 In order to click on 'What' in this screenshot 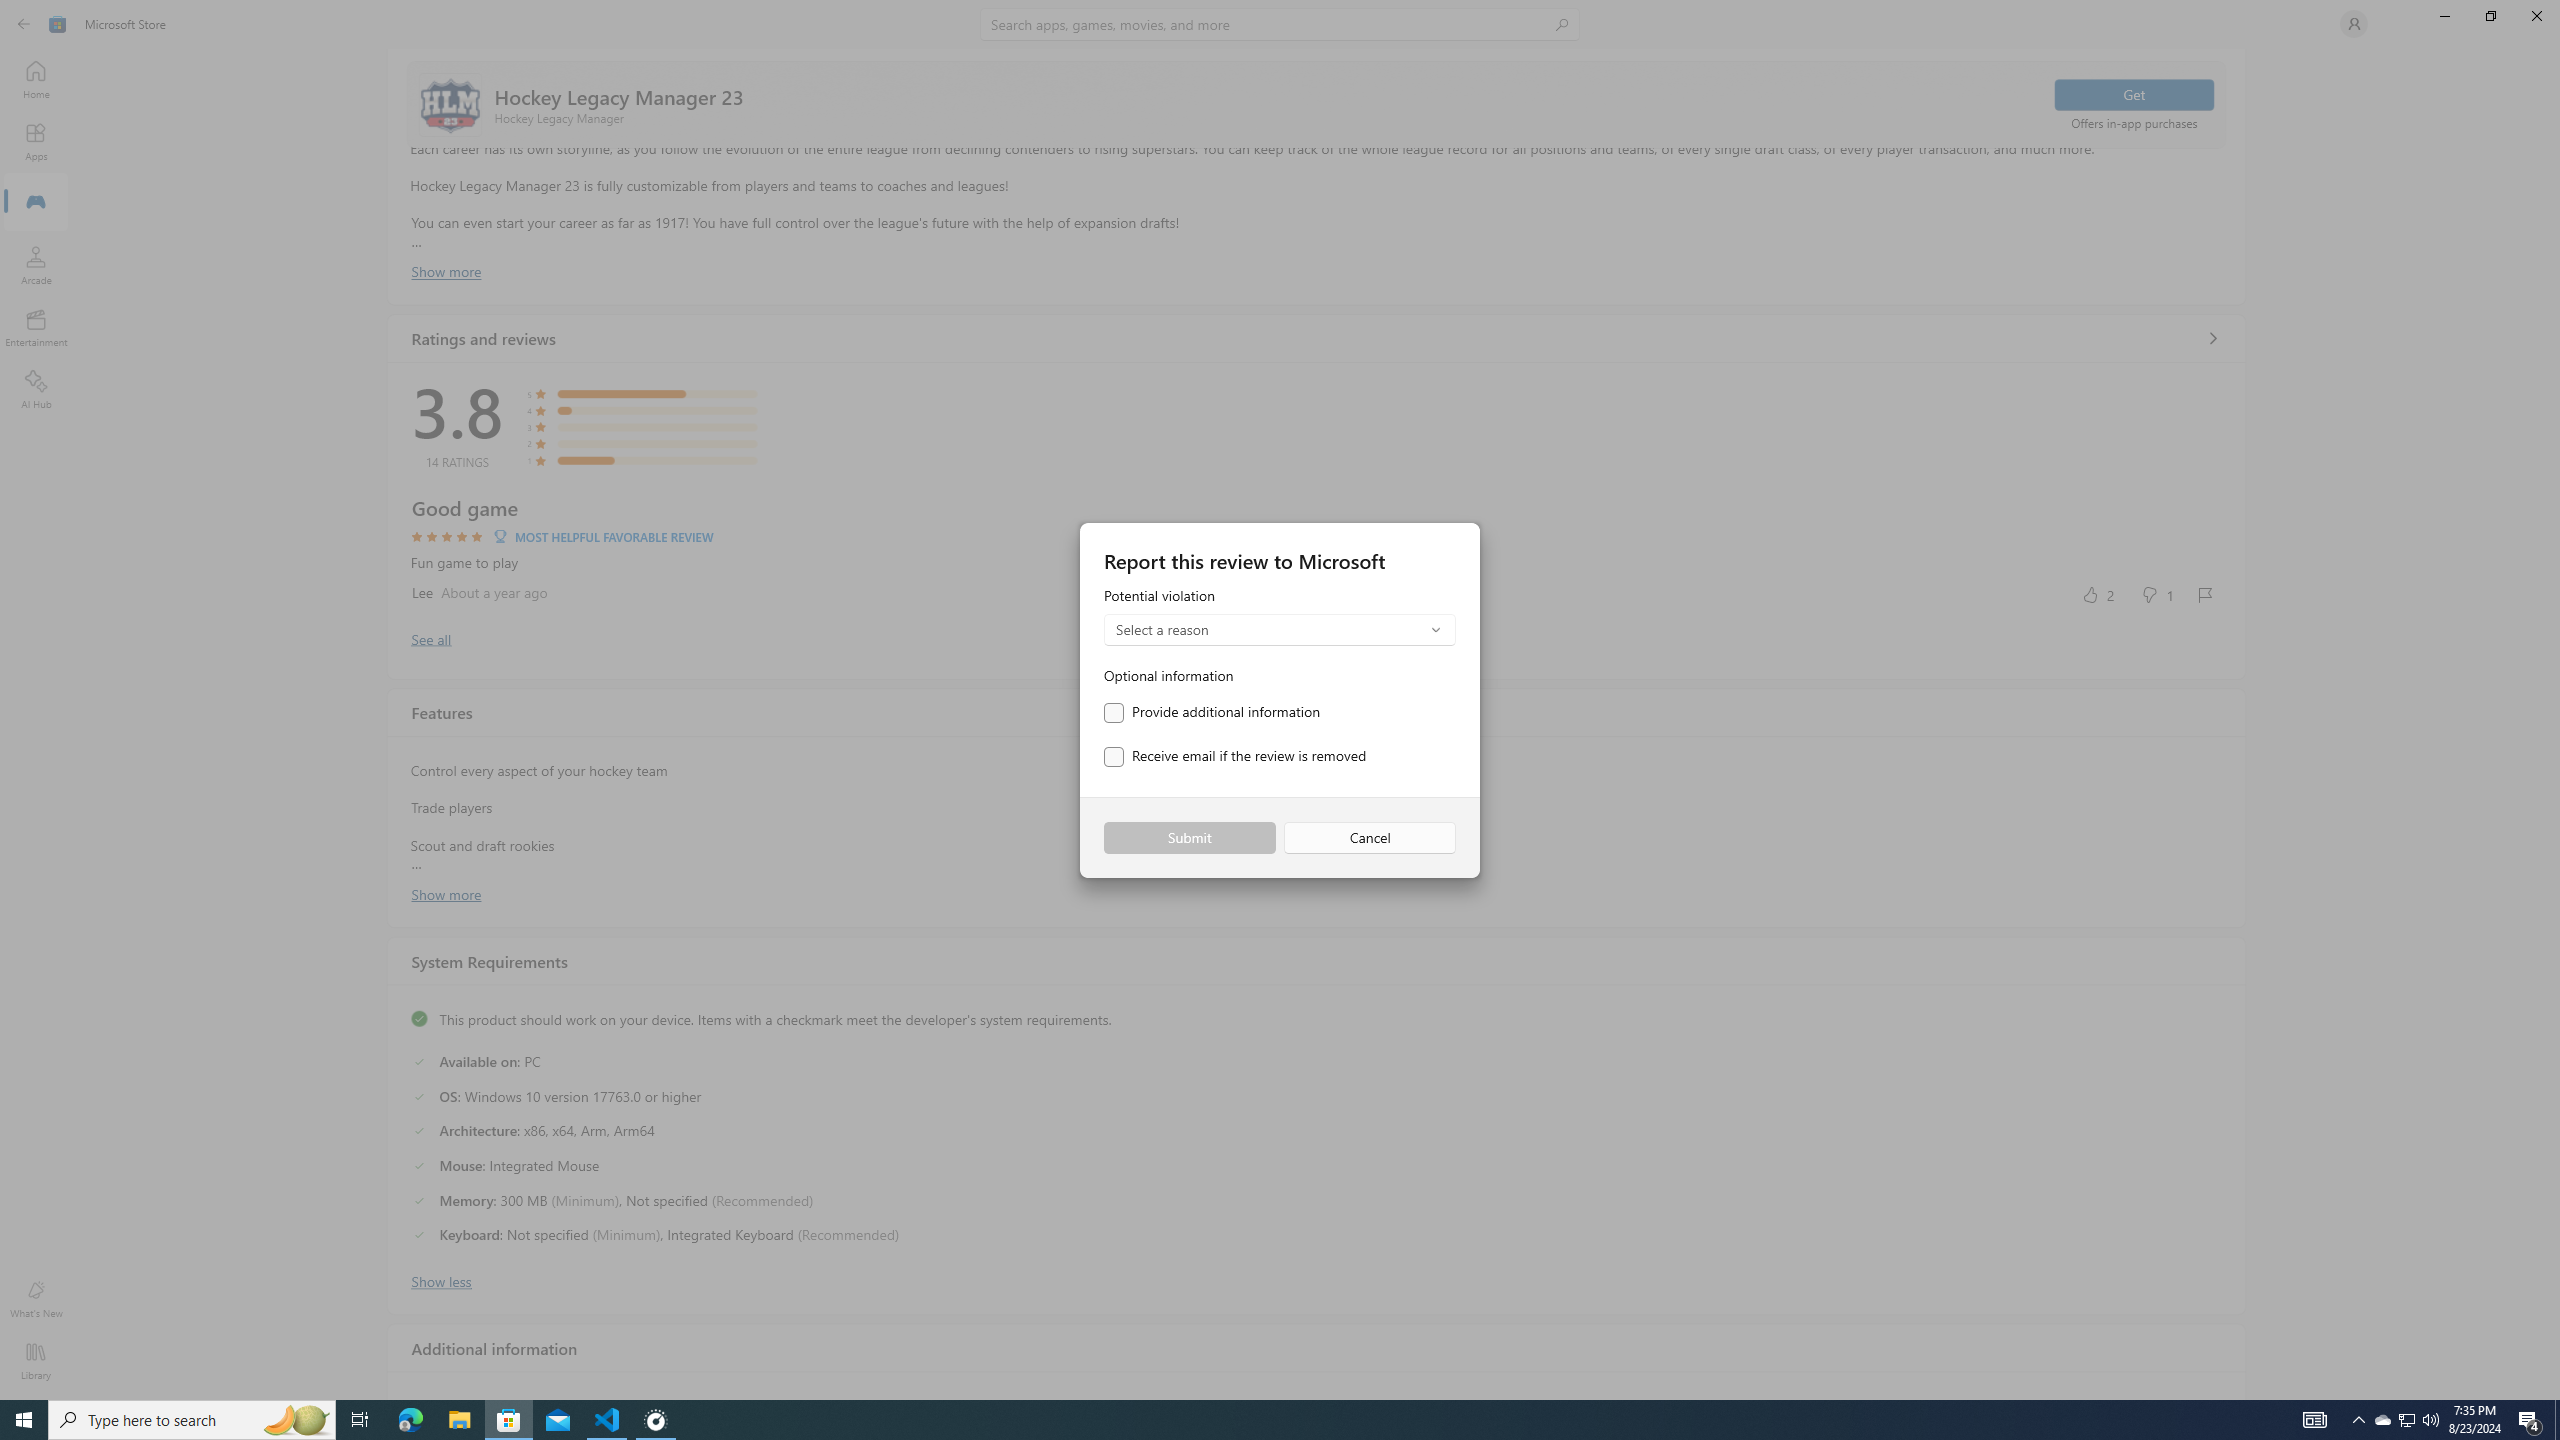, I will do `click(34, 1298)`.